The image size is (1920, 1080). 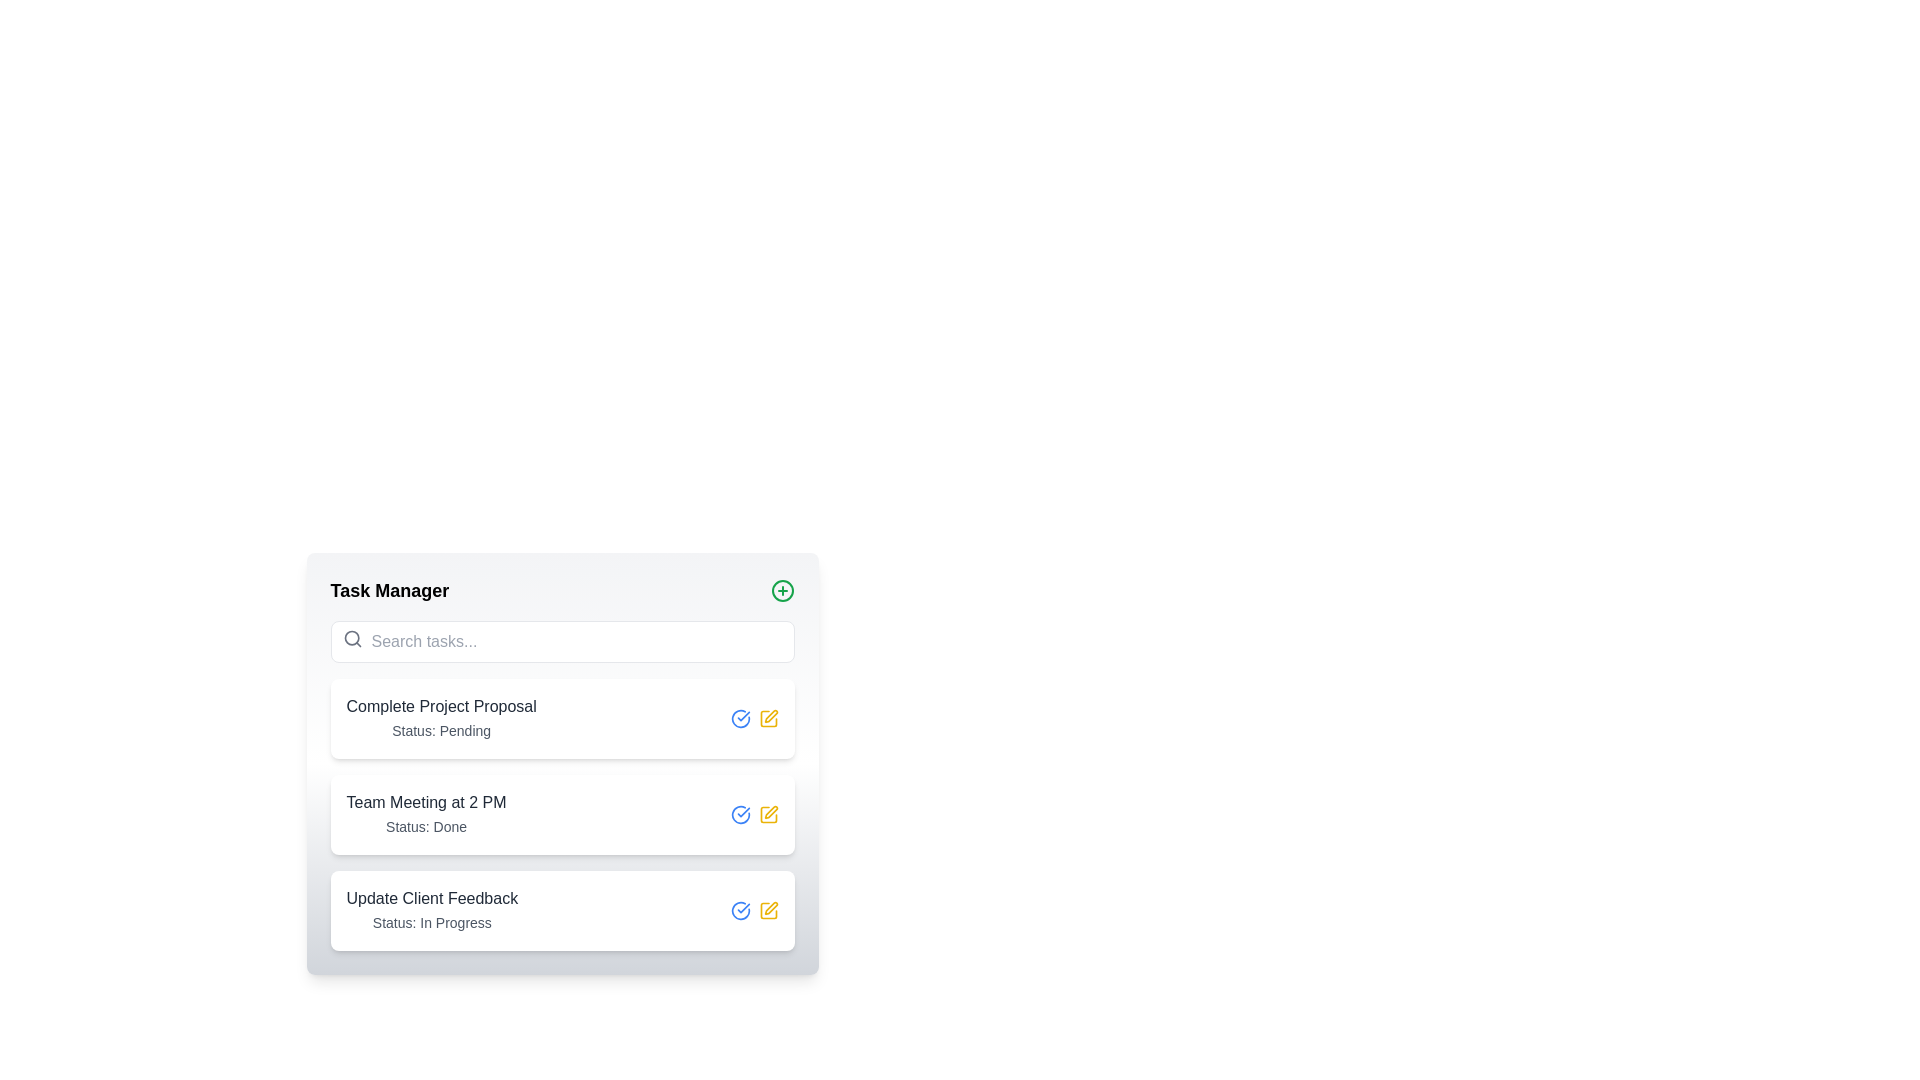 I want to click on the text label that displays the task name 'Team Meeting at 2 PM' in the task management application, so click(x=425, y=801).